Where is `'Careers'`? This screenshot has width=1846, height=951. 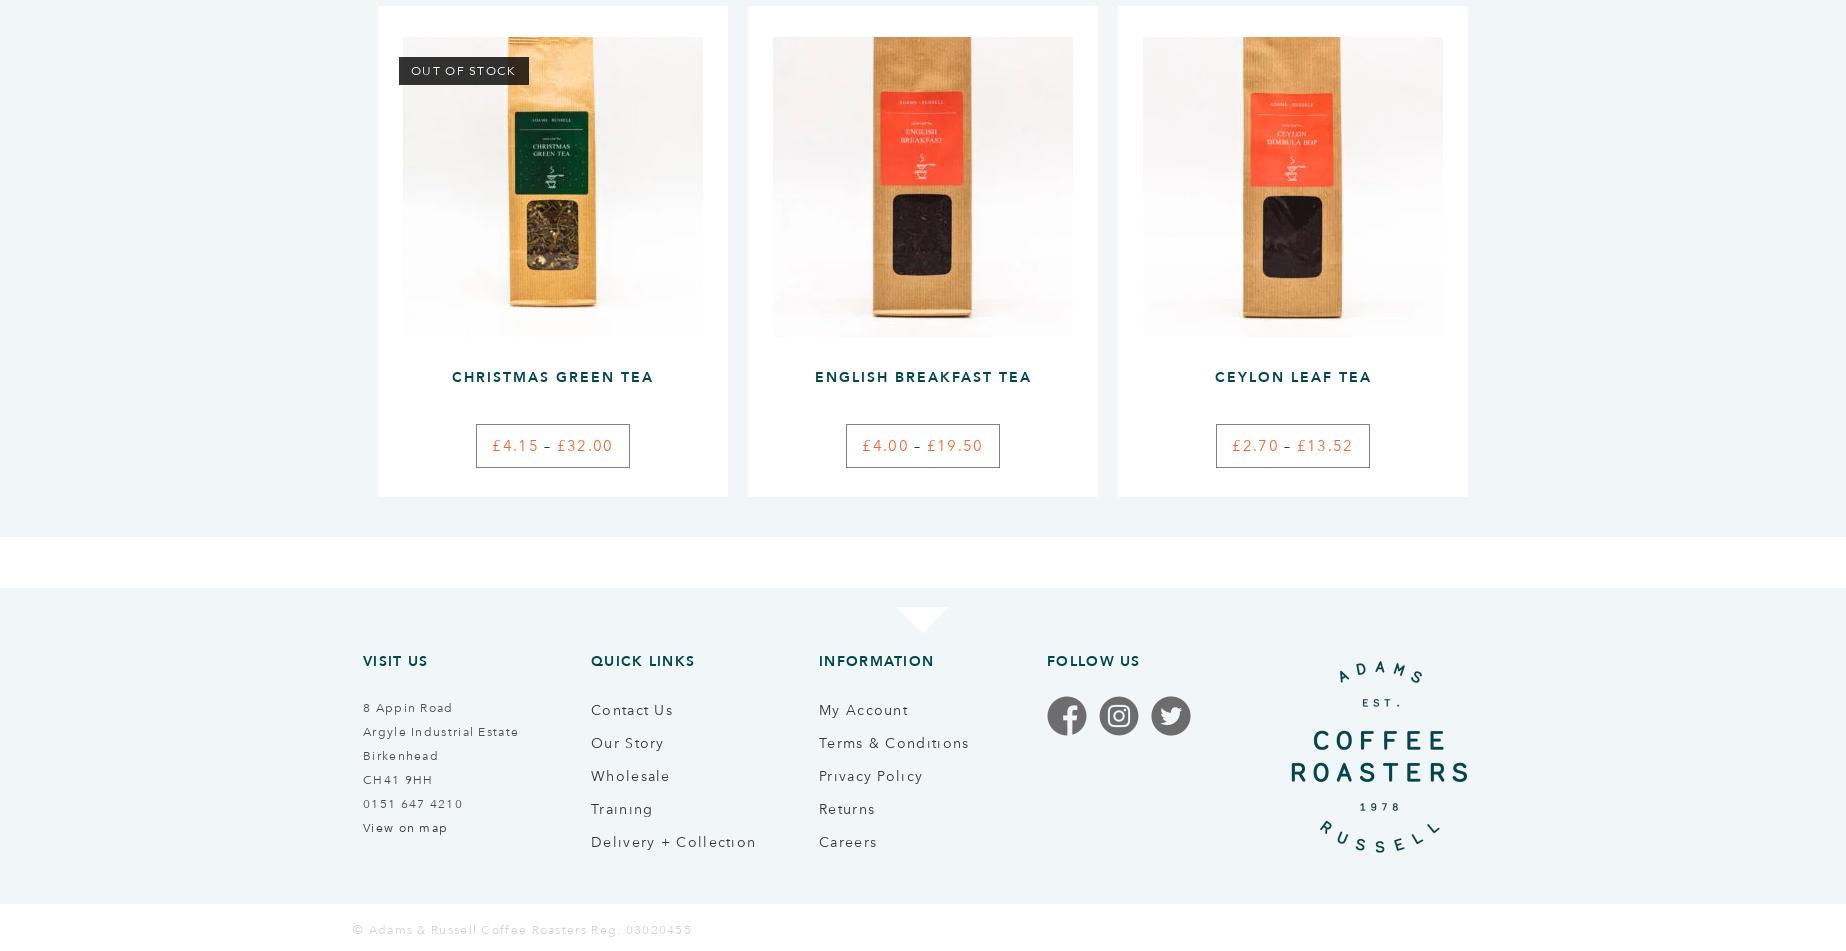
'Careers' is located at coordinates (847, 839).